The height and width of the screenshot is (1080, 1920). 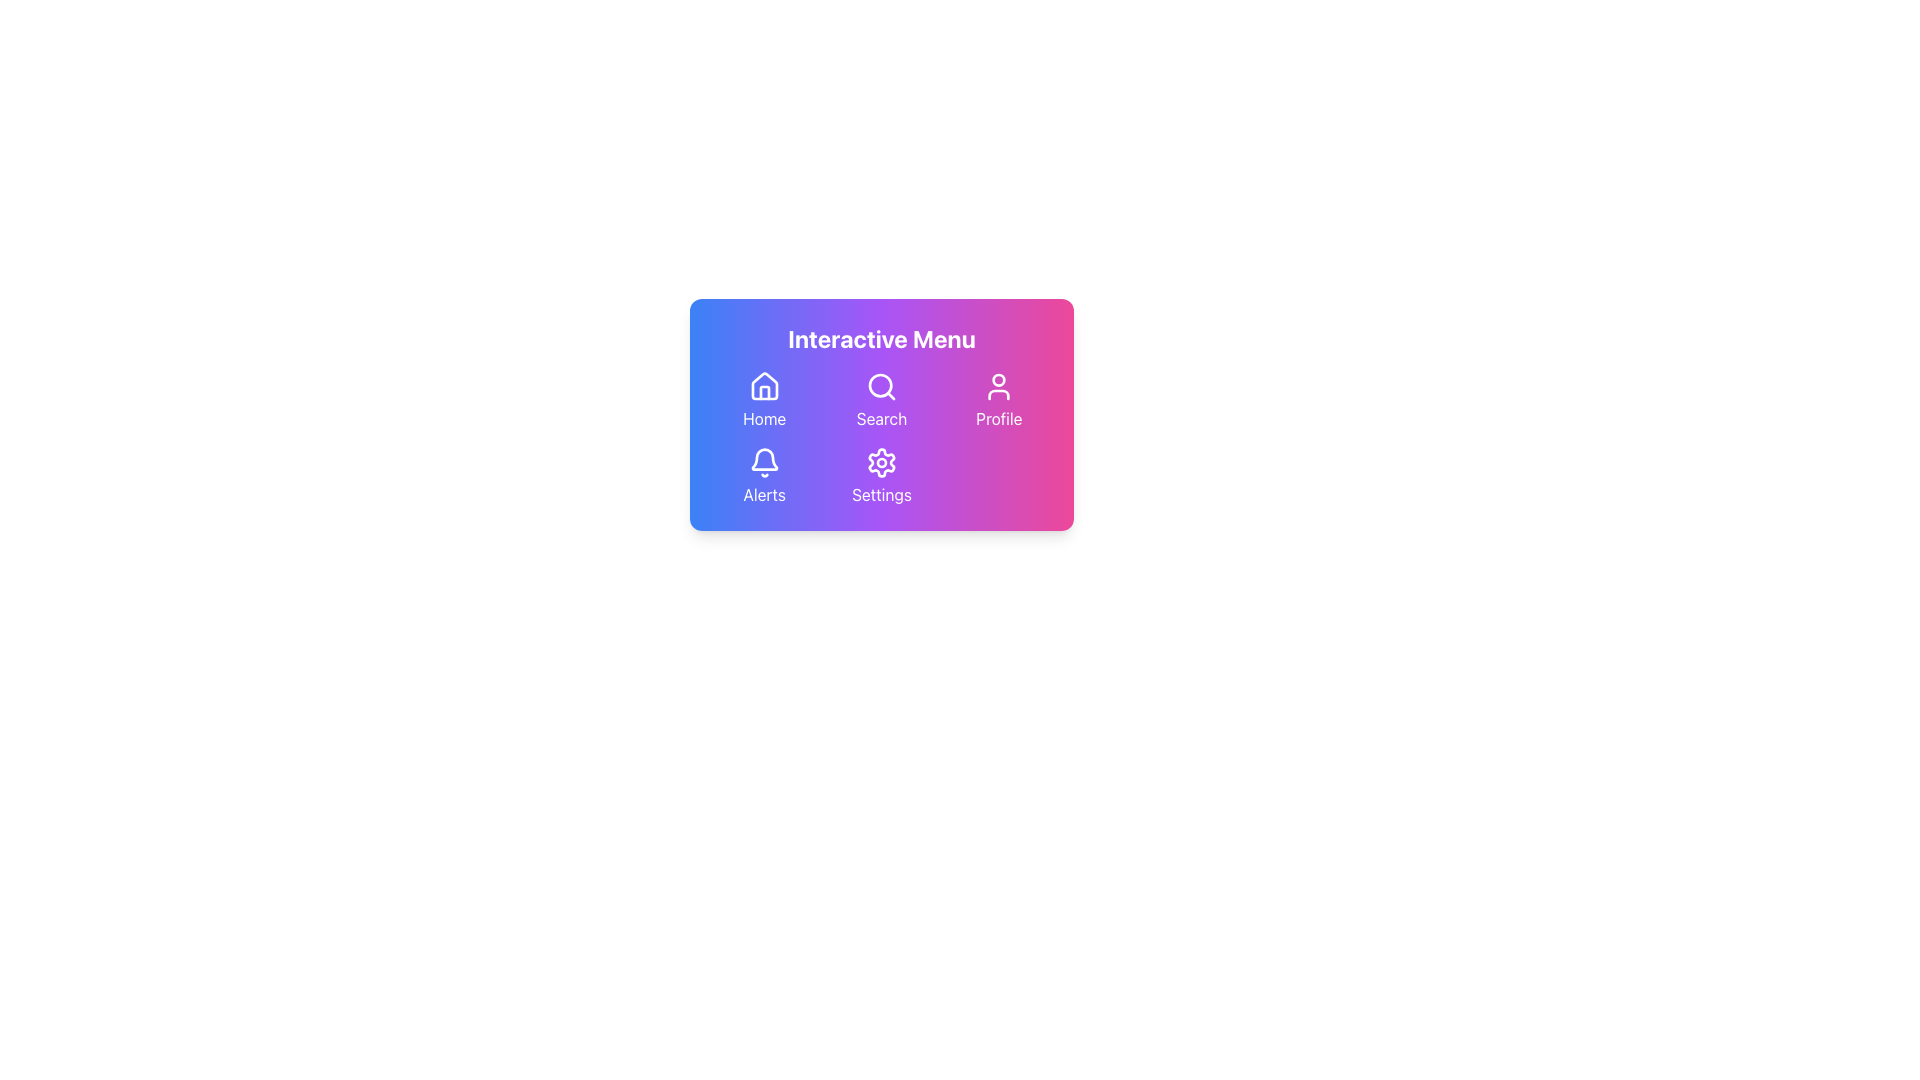 What do you see at coordinates (881, 494) in the screenshot?
I see `the Text Label that describes the settings functionality, located below the gear icon in the 'Settings' button group at the bottom center of the interface card` at bounding box center [881, 494].